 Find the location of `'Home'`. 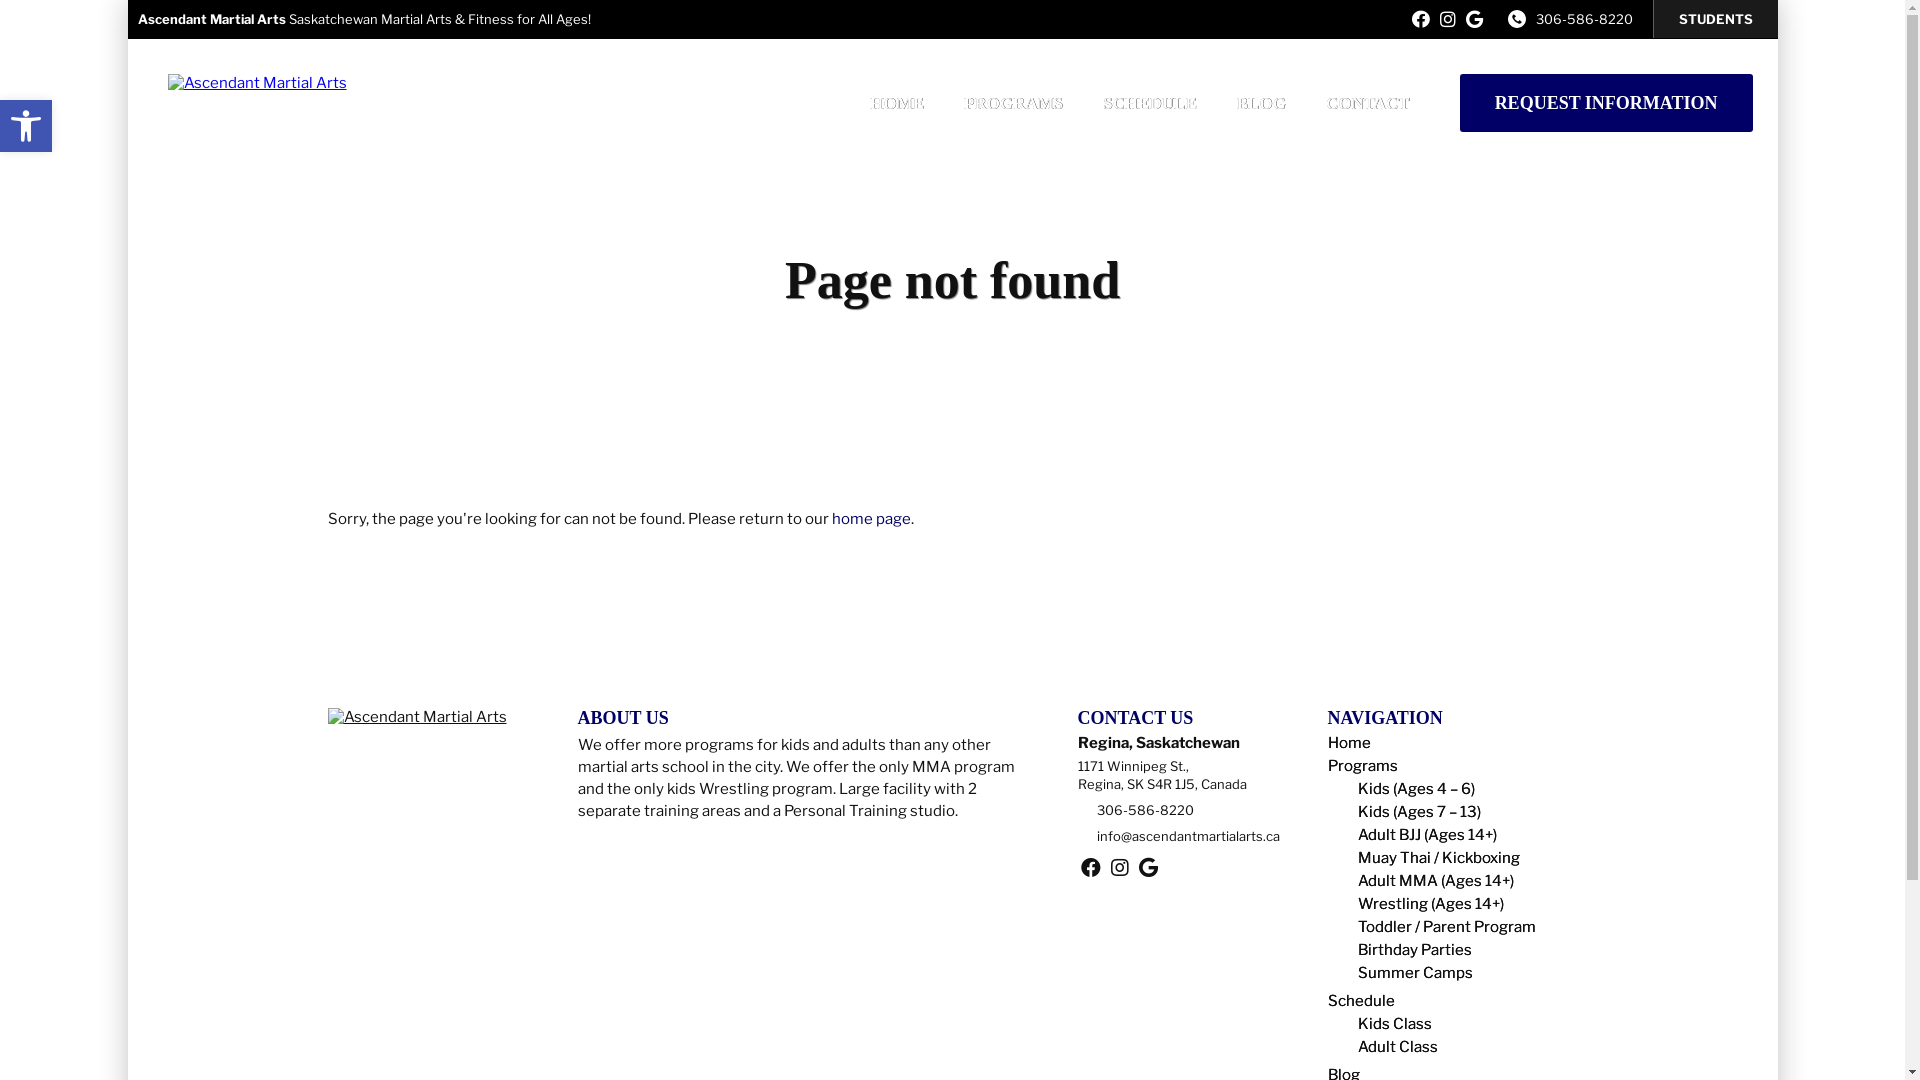

'Home' is located at coordinates (1349, 743).